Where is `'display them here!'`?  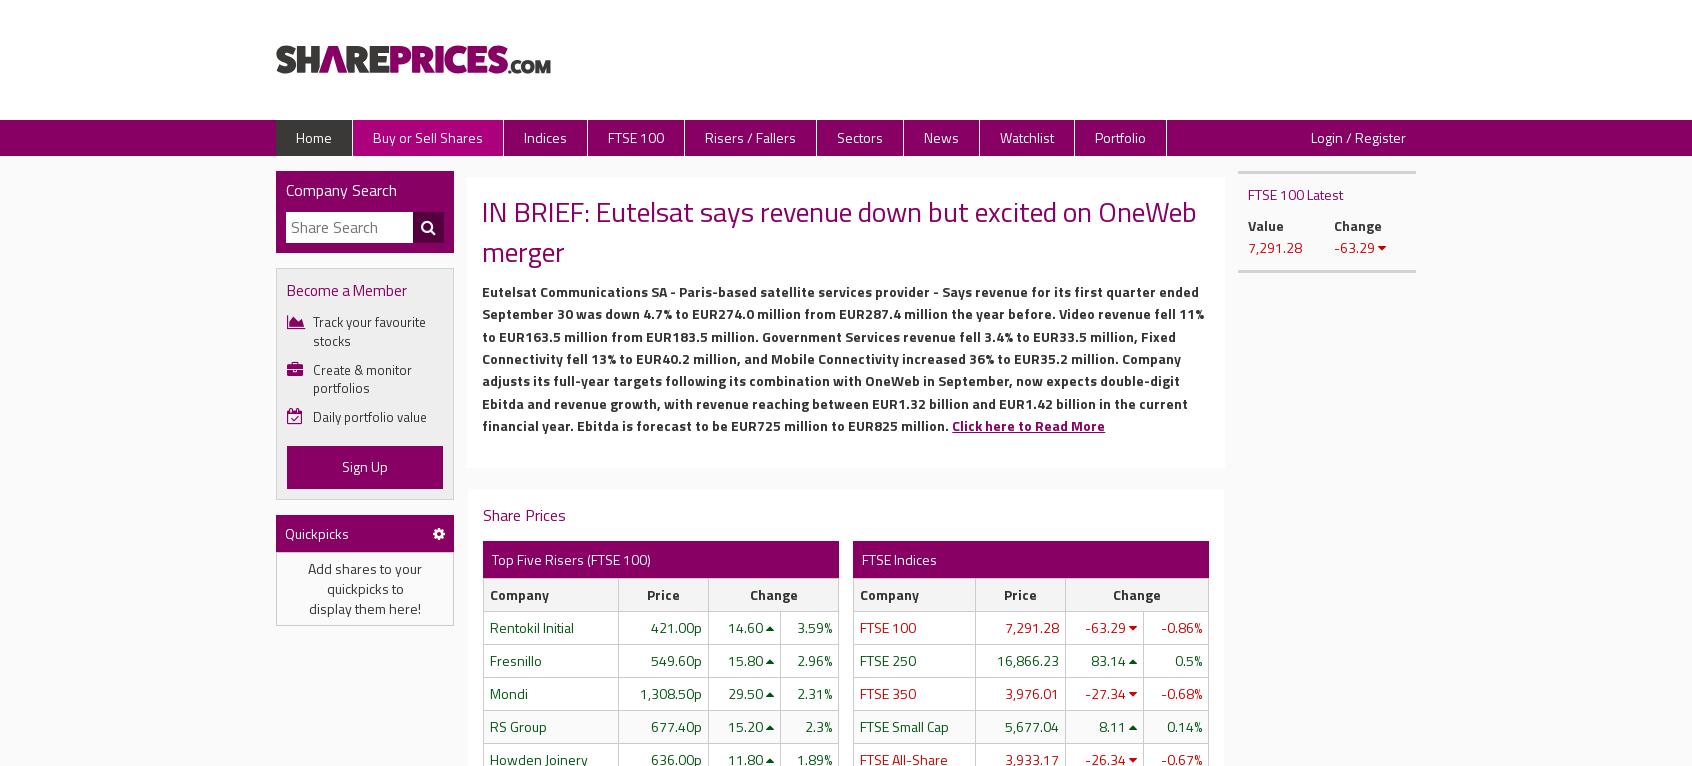
'display them here!' is located at coordinates (307, 607).